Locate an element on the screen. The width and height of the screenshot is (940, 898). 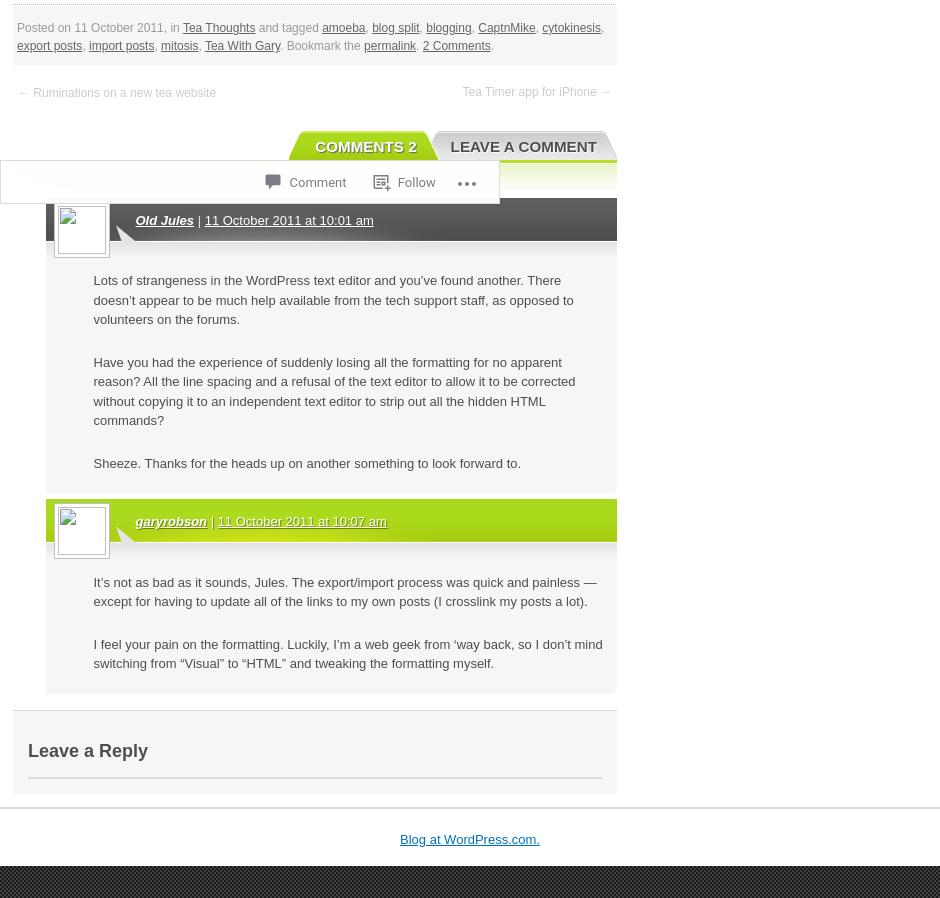
'export posts' is located at coordinates (48, 44).